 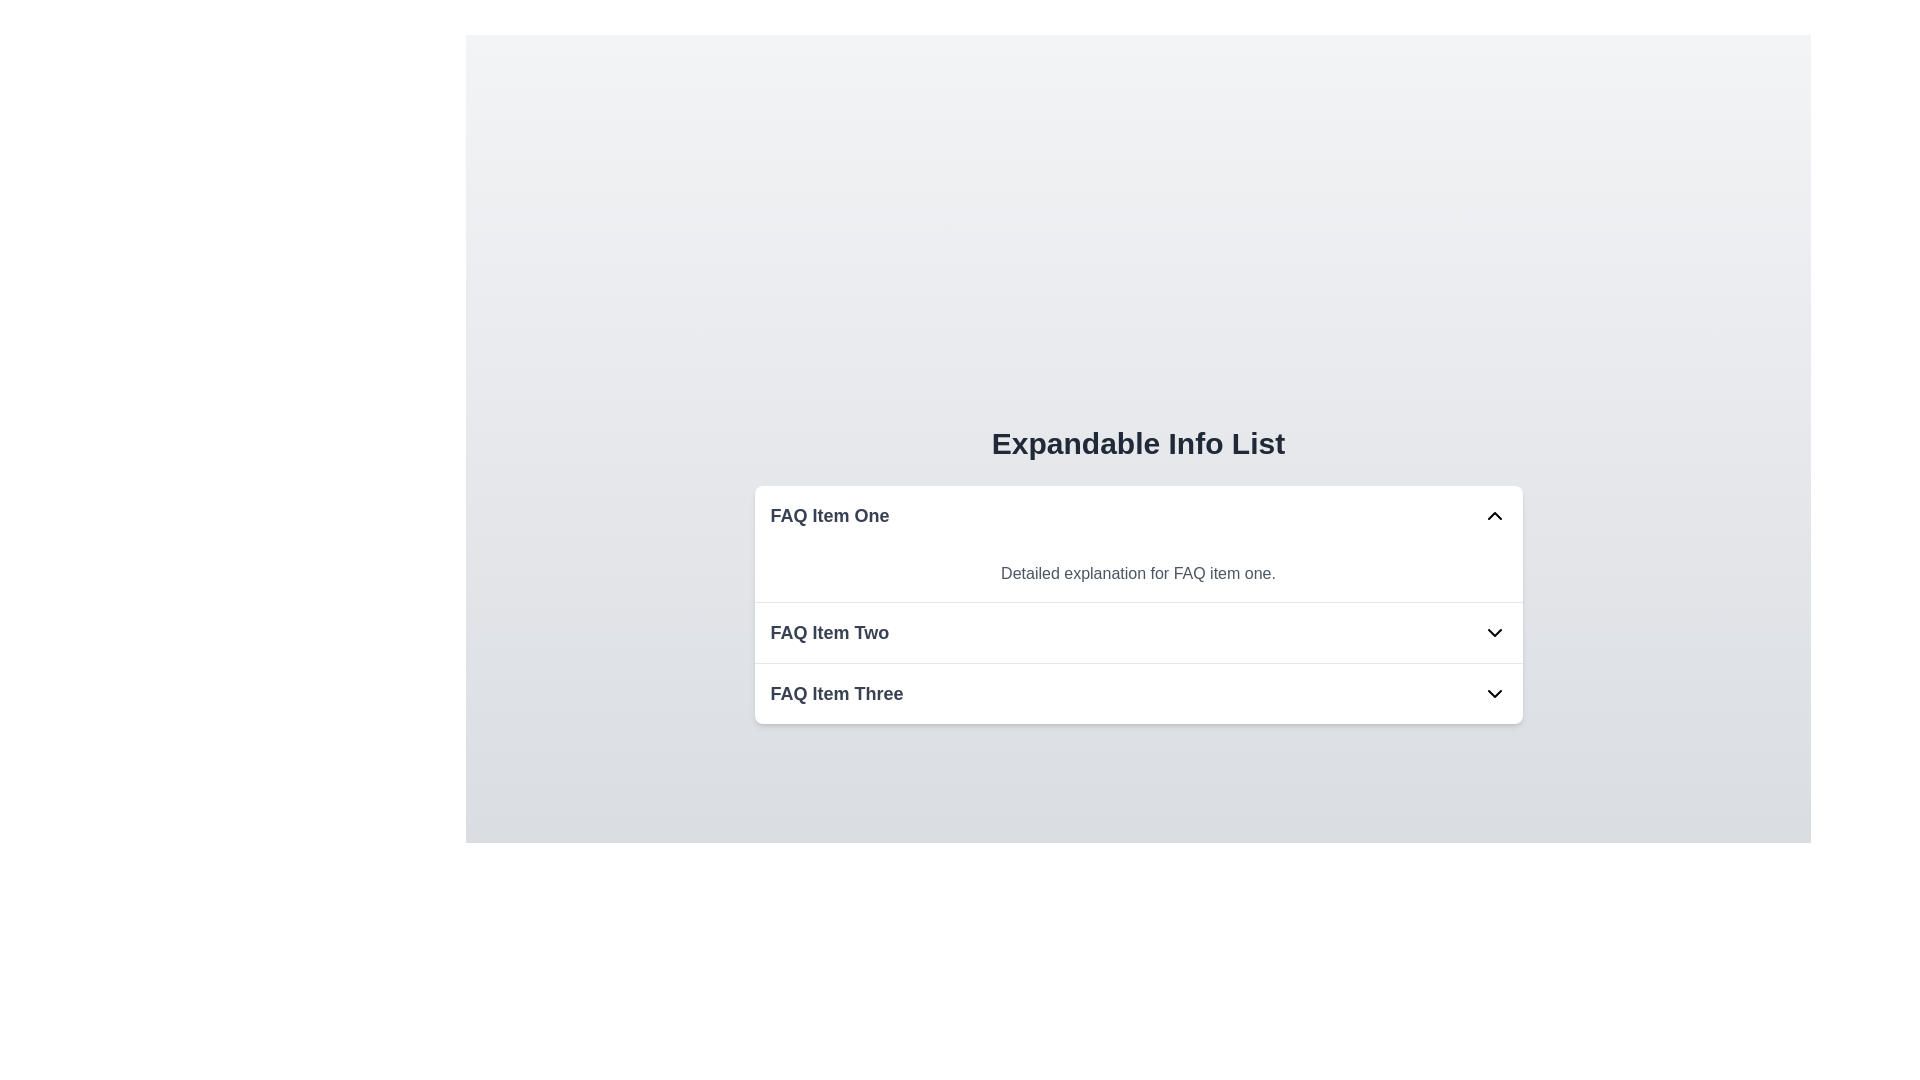 I want to click on the section title element that serves as a label for the expandable FAQ information, positioned above the list of FAQ items, so click(x=1138, y=442).